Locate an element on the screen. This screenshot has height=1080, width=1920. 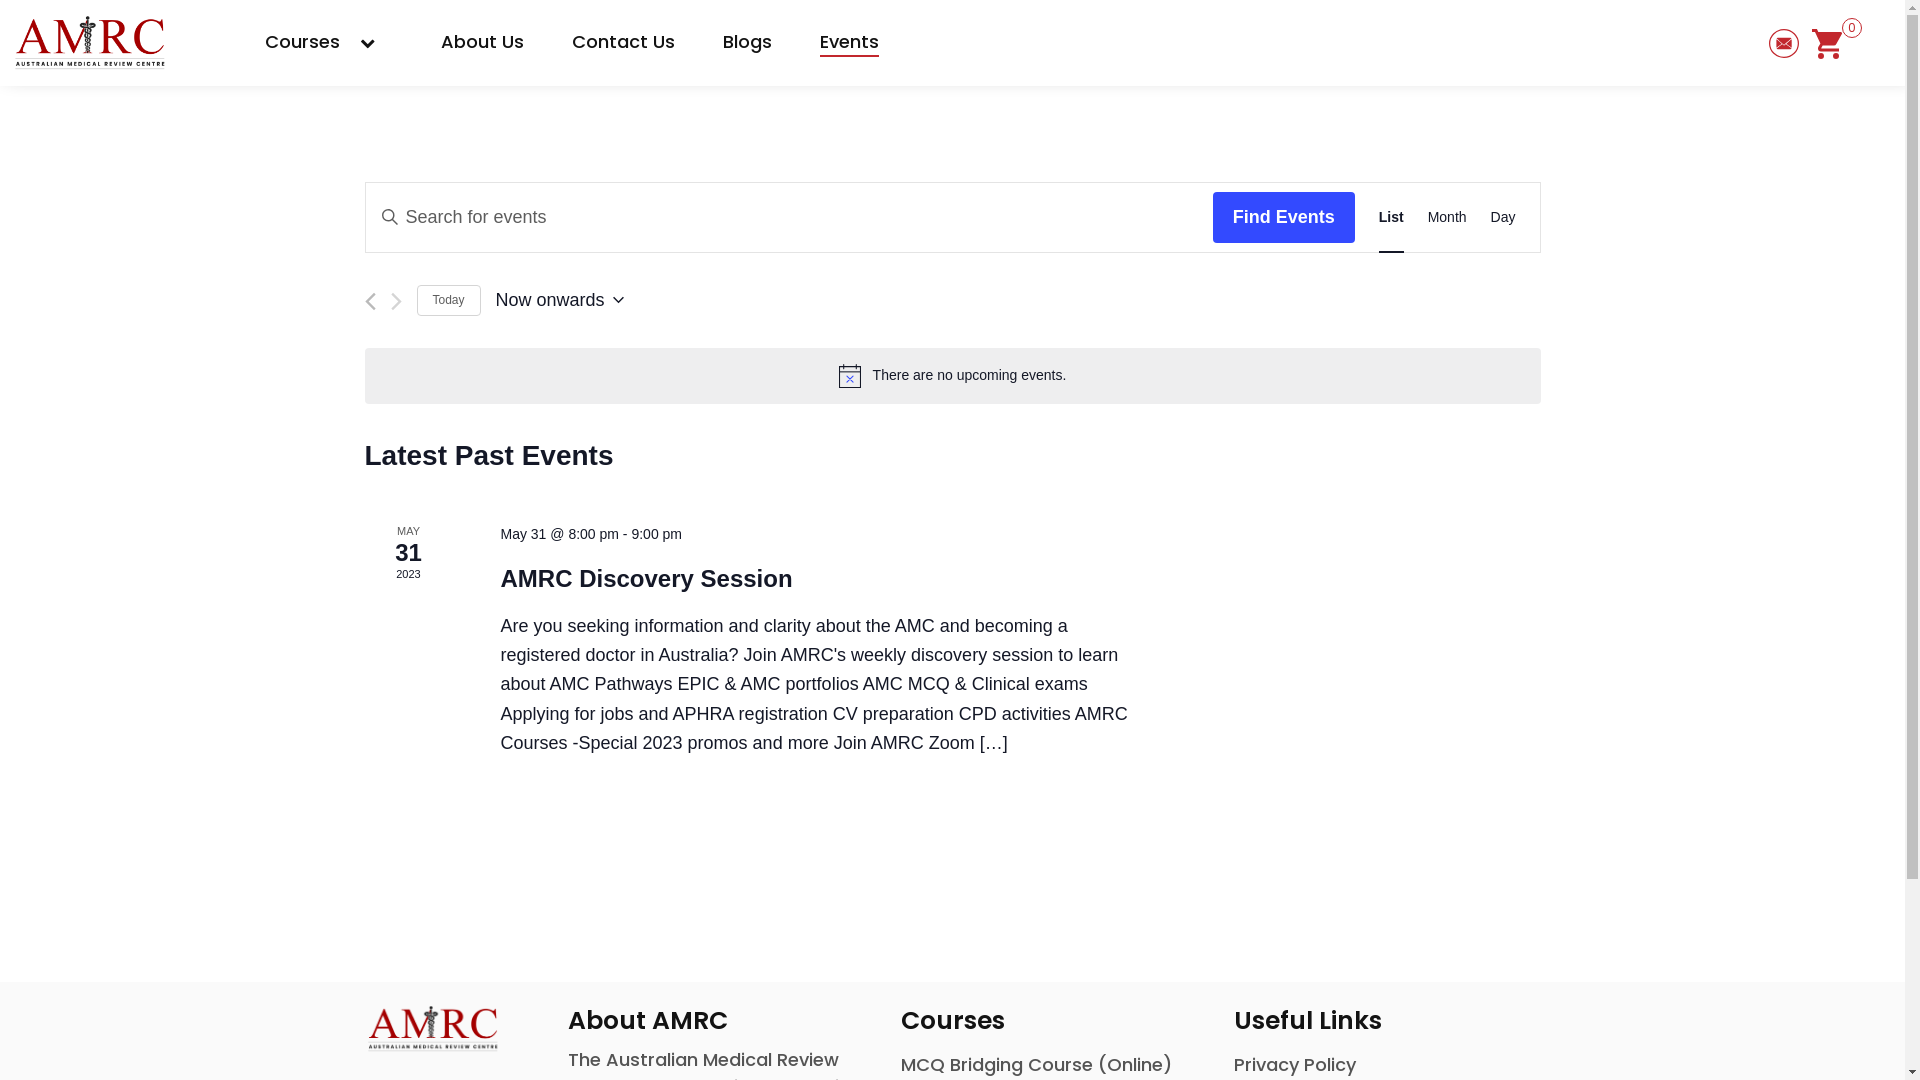
'Blogs' is located at coordinates (746, 41).